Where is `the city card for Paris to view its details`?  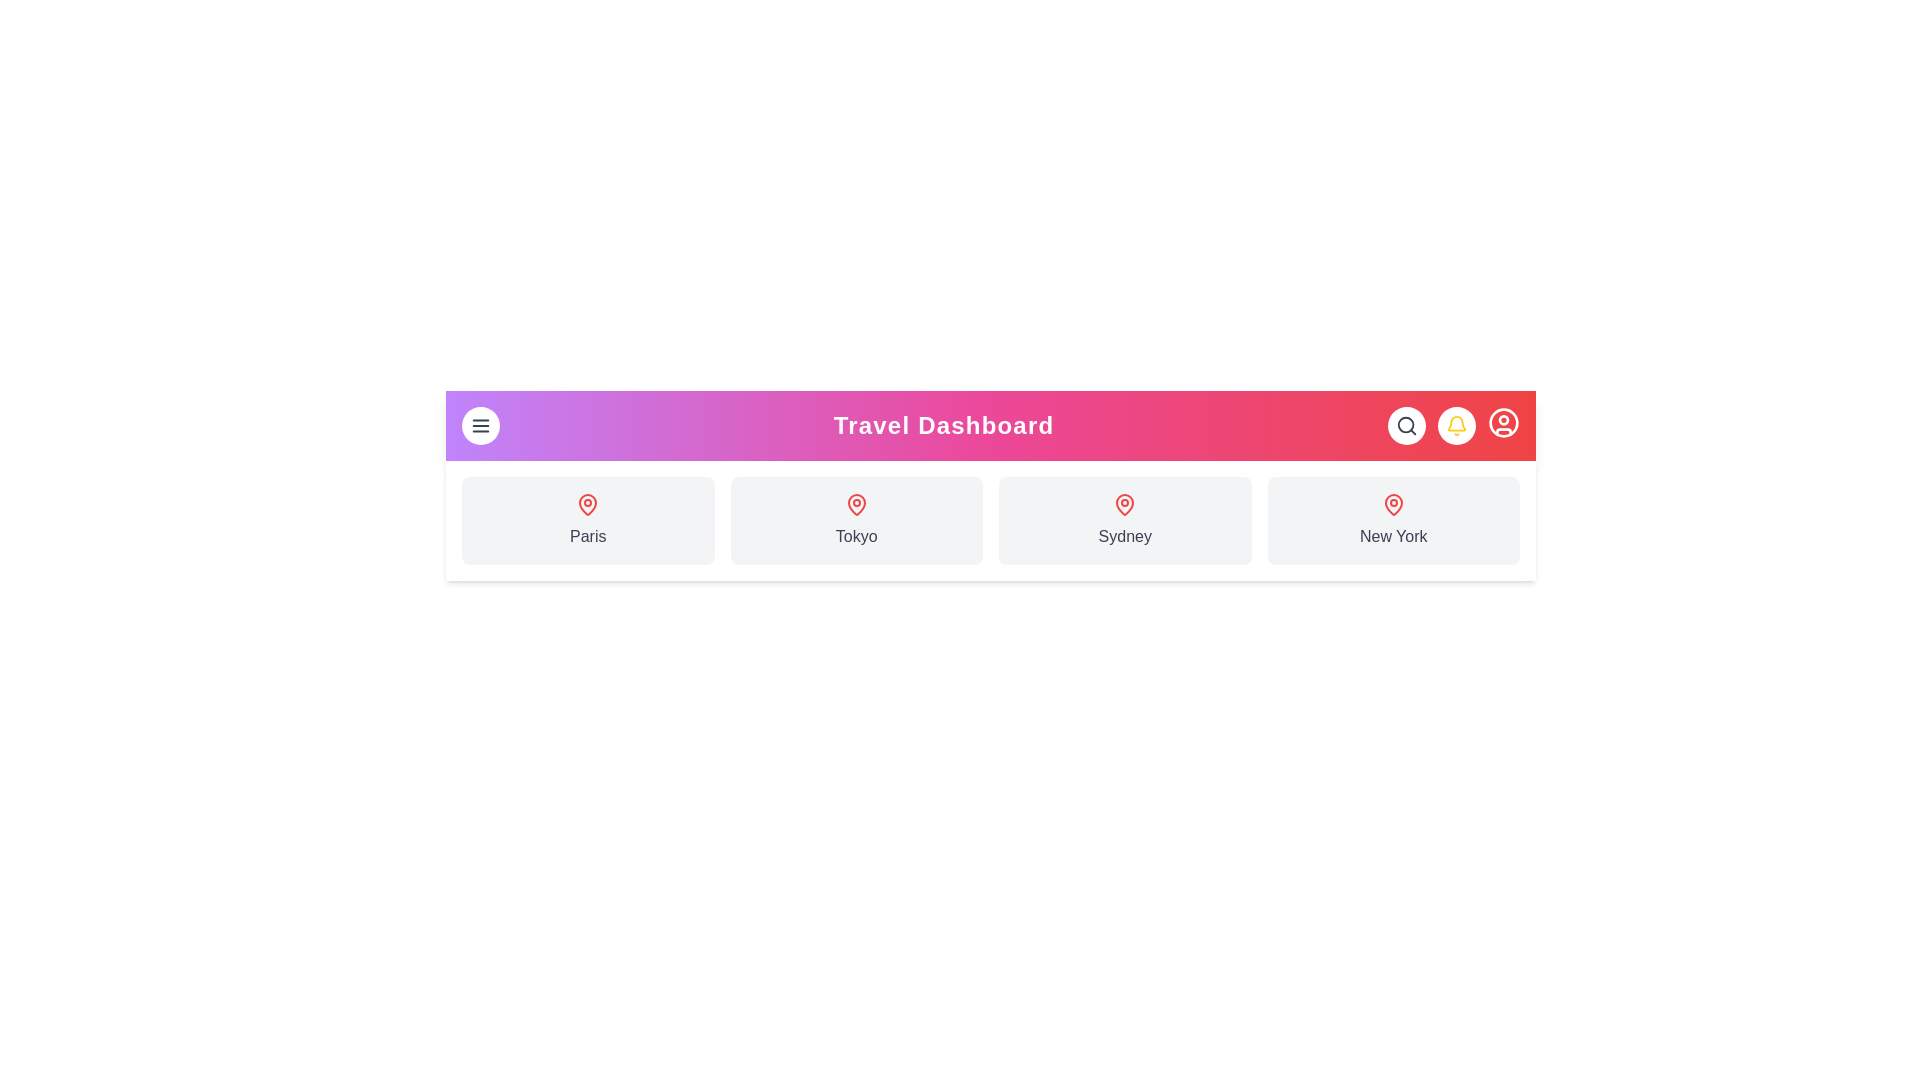
the city card for Paris to view its details is located at coordinates (587, 519).